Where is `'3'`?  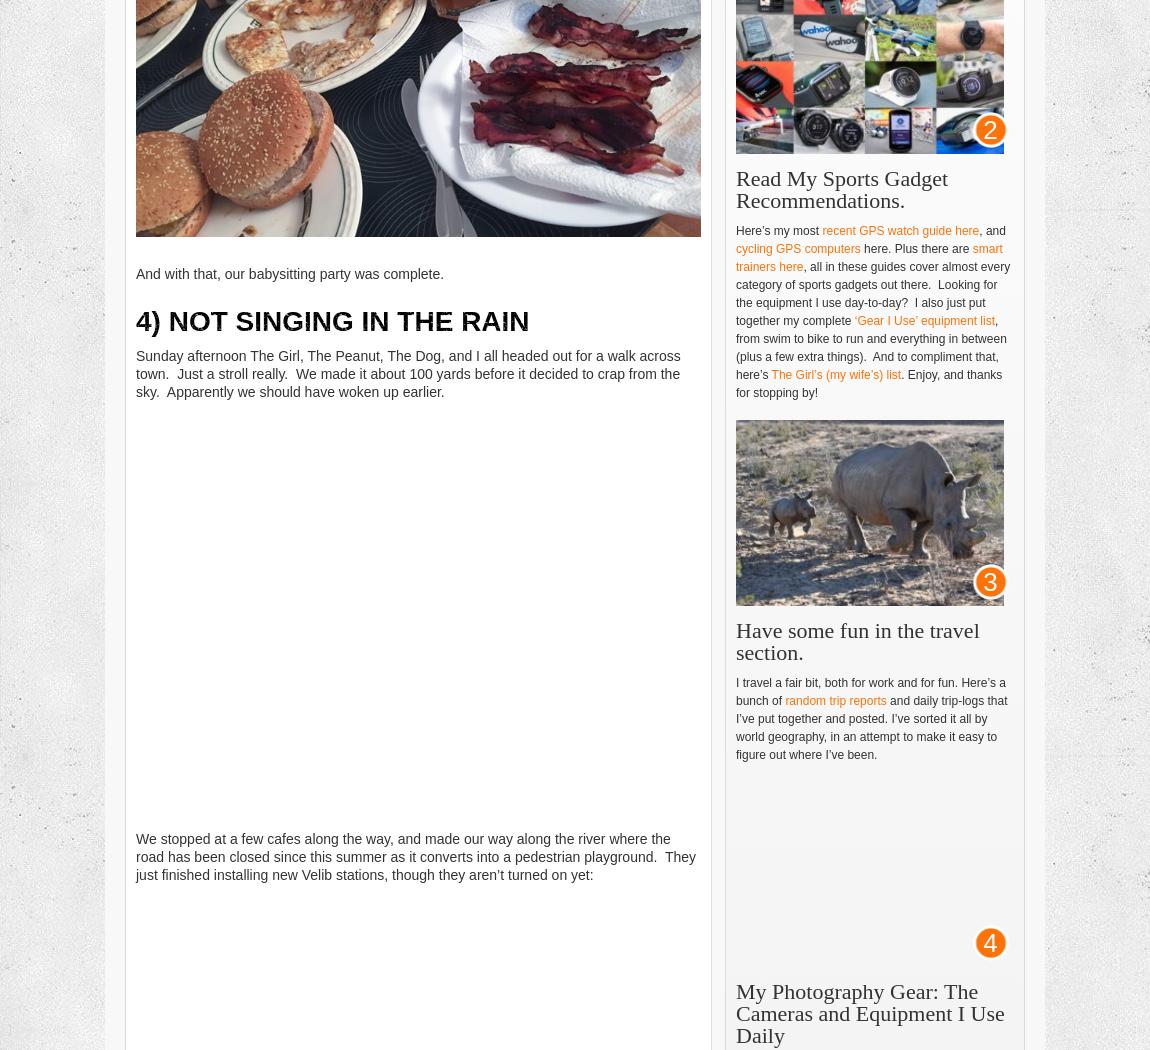
'3' is located at coordinates (983, 579).